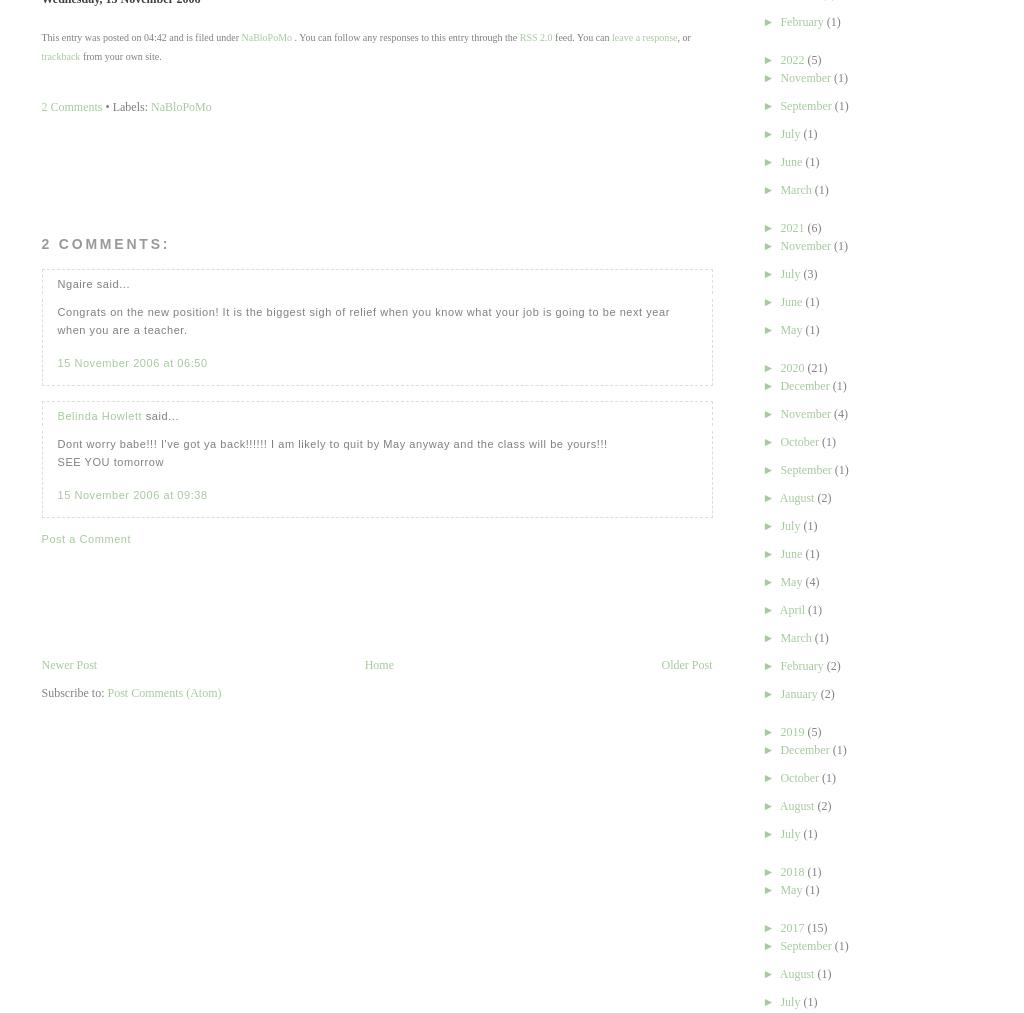 The image size is (1024, 1013). I want to click on '(15)', so click(816, 928).